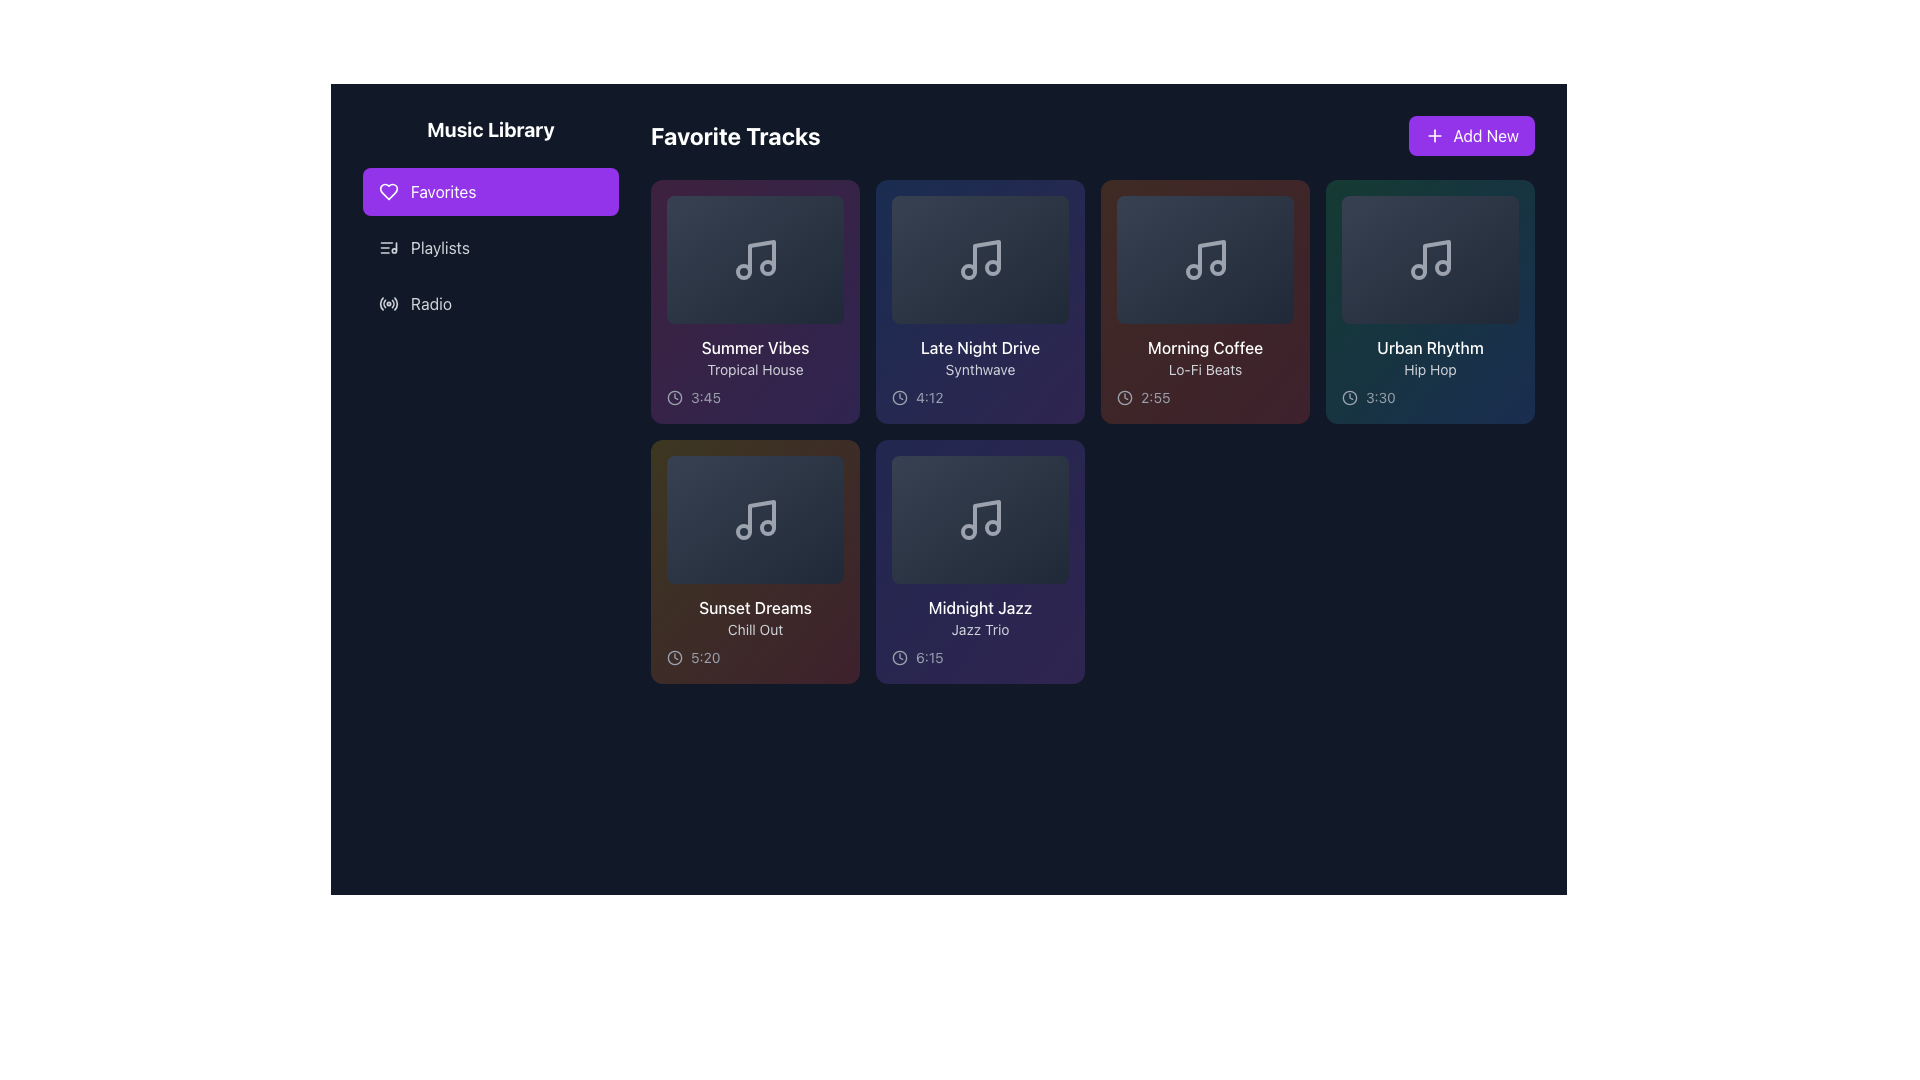  What do you see at coordinates (1349, 397) in the screenshot?
I see `the icon located at the bottom-left corner of the 'Urban Rhythm' music card, next to the track duration text '3:30'` at bounding box center [1349, 397].